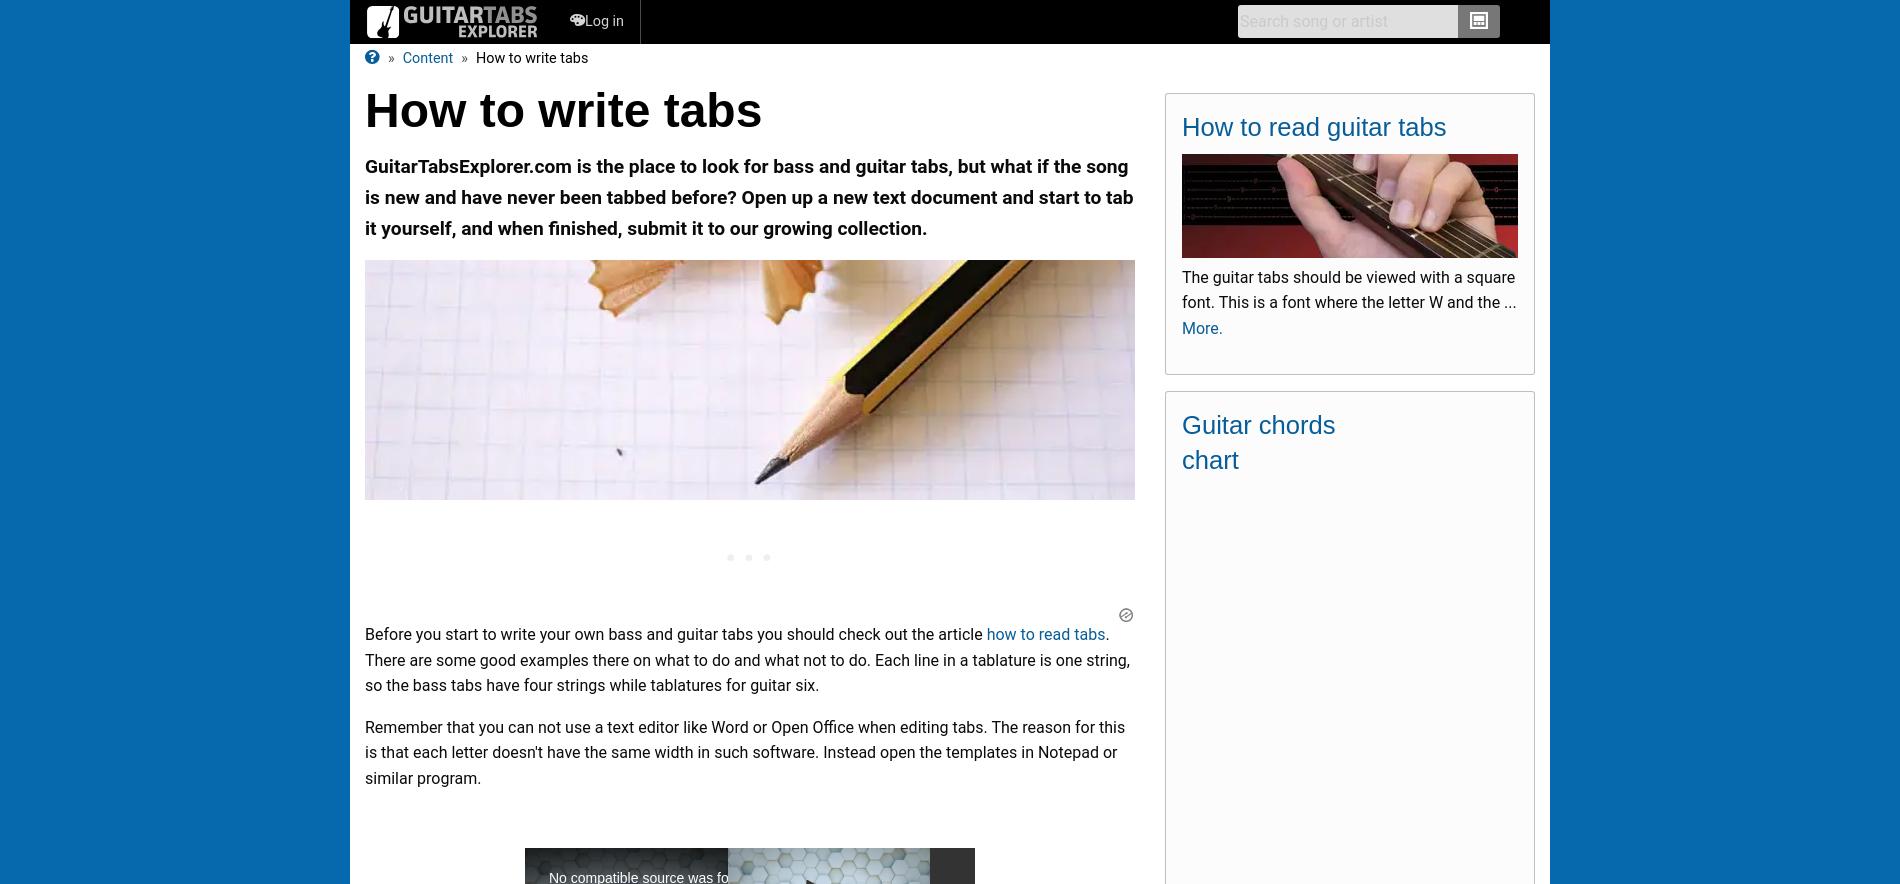 This screenshot has width=1900, height=884. What do you see at coordinates (363, 633) in the screenshot?
I see `'Before you start to write your own bass and guitar tabs you should check out the article'` at bounding box center [363, 633].